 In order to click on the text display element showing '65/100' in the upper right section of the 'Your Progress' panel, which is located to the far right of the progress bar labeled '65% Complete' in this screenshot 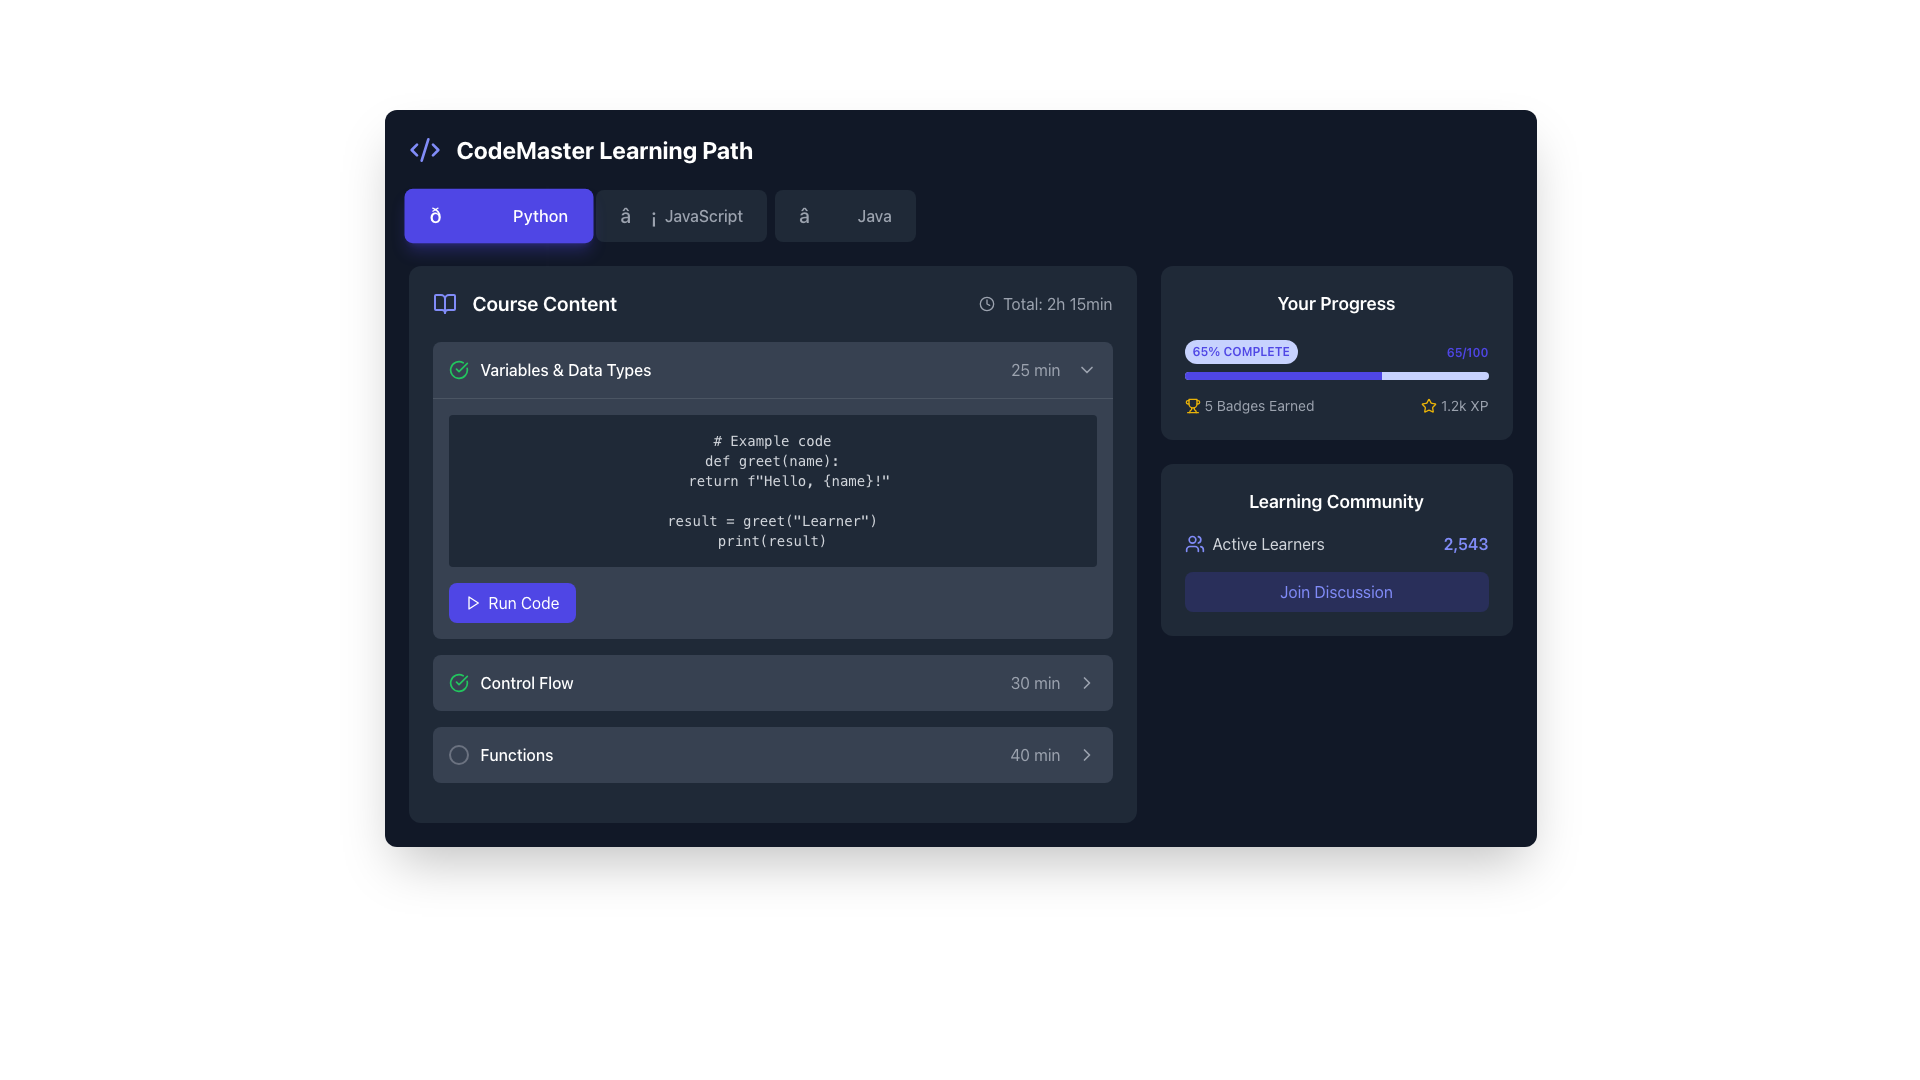, I will do `click(1467, 350)`.